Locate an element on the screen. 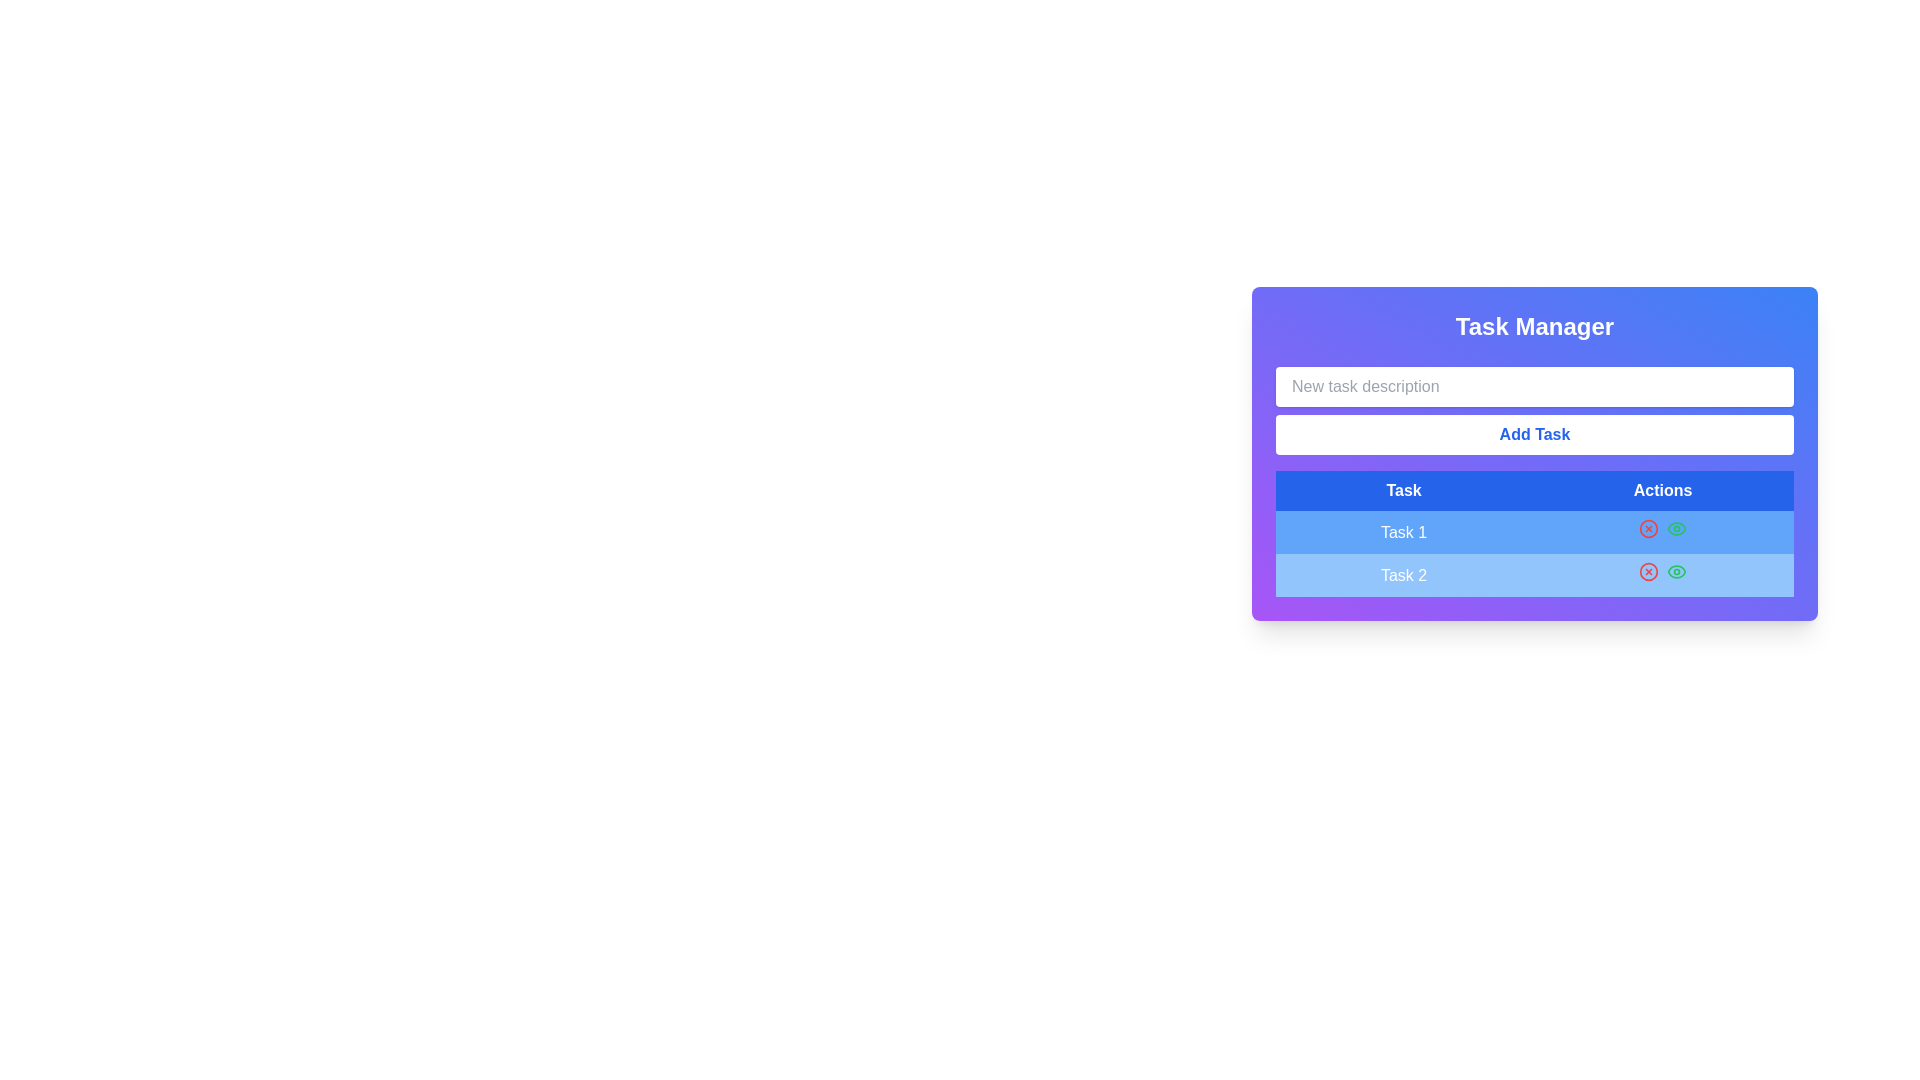  the delete button located in the 'Actions' column of the first row in the task table, positioned next to the green eye icon is located at coordinates (1649, 527).